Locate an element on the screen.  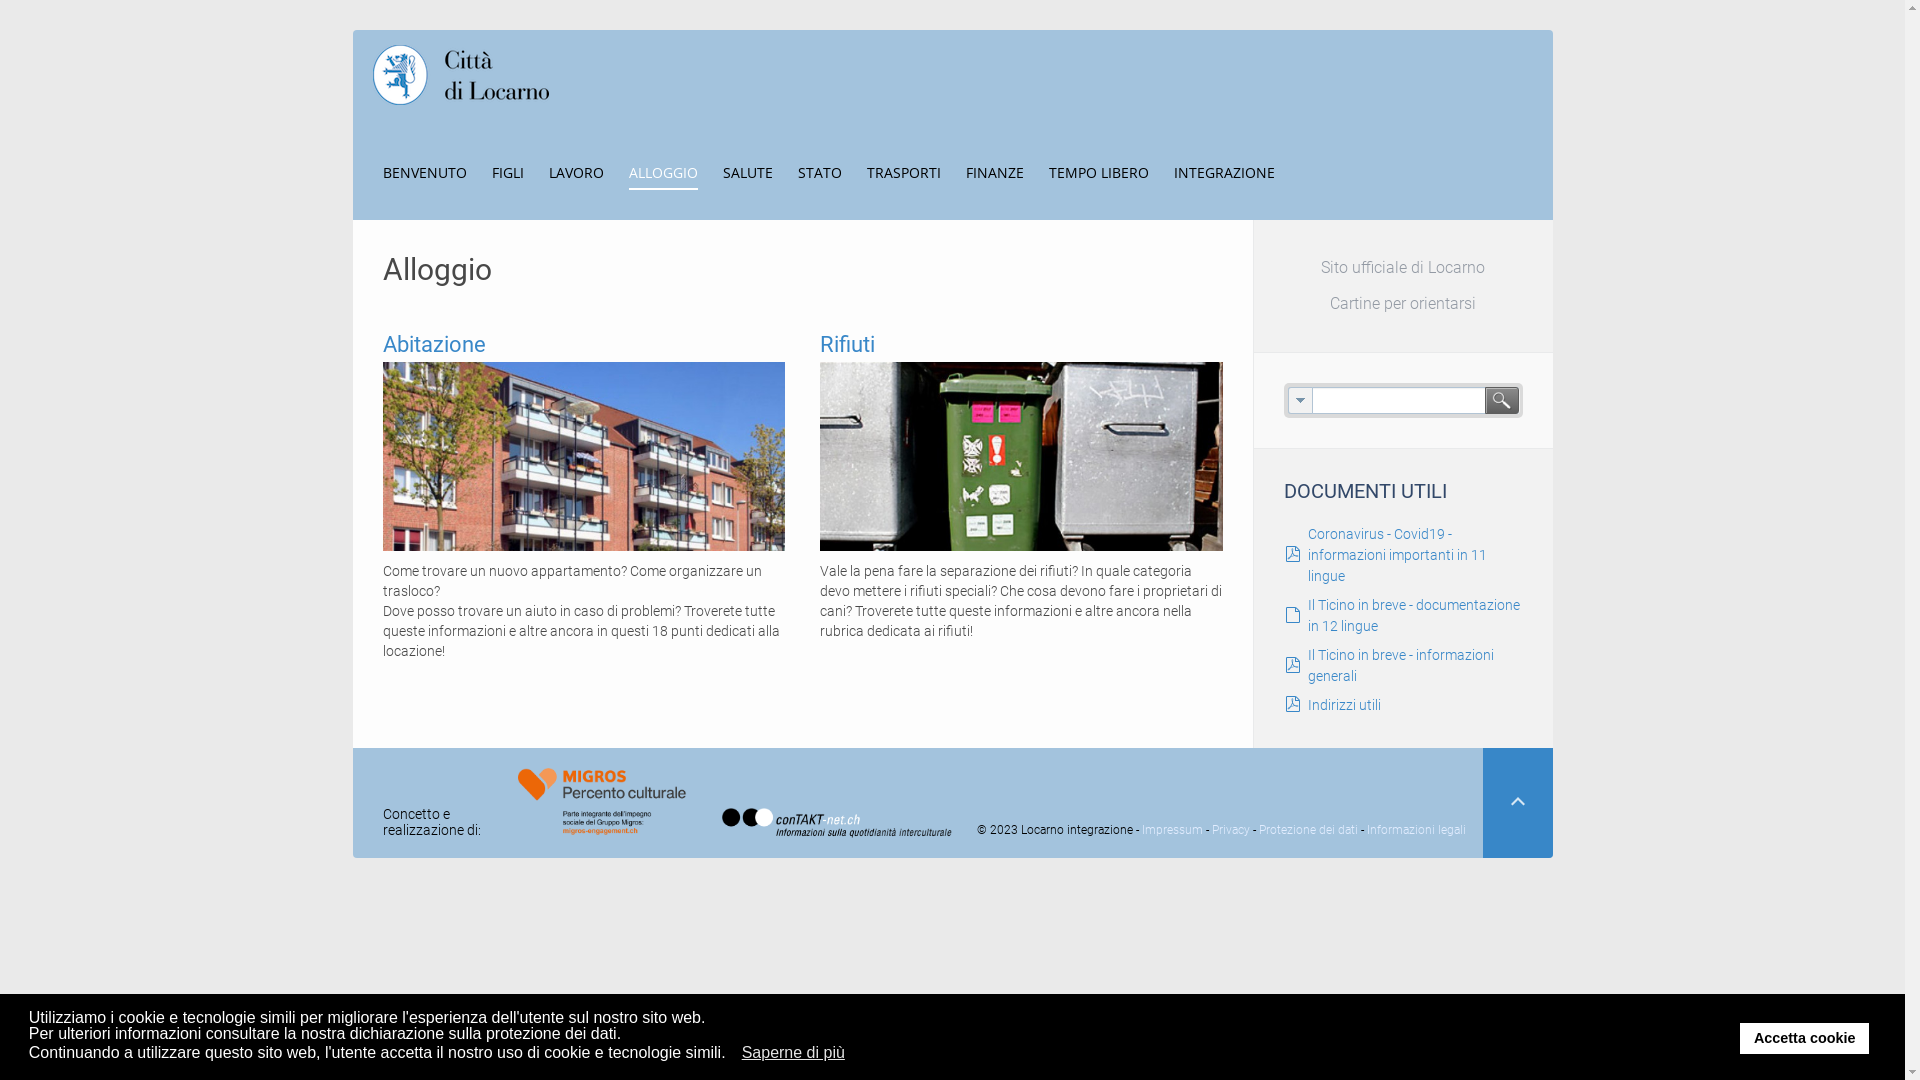
'Protezione dei dati' is located at coordinates (1308, 829).